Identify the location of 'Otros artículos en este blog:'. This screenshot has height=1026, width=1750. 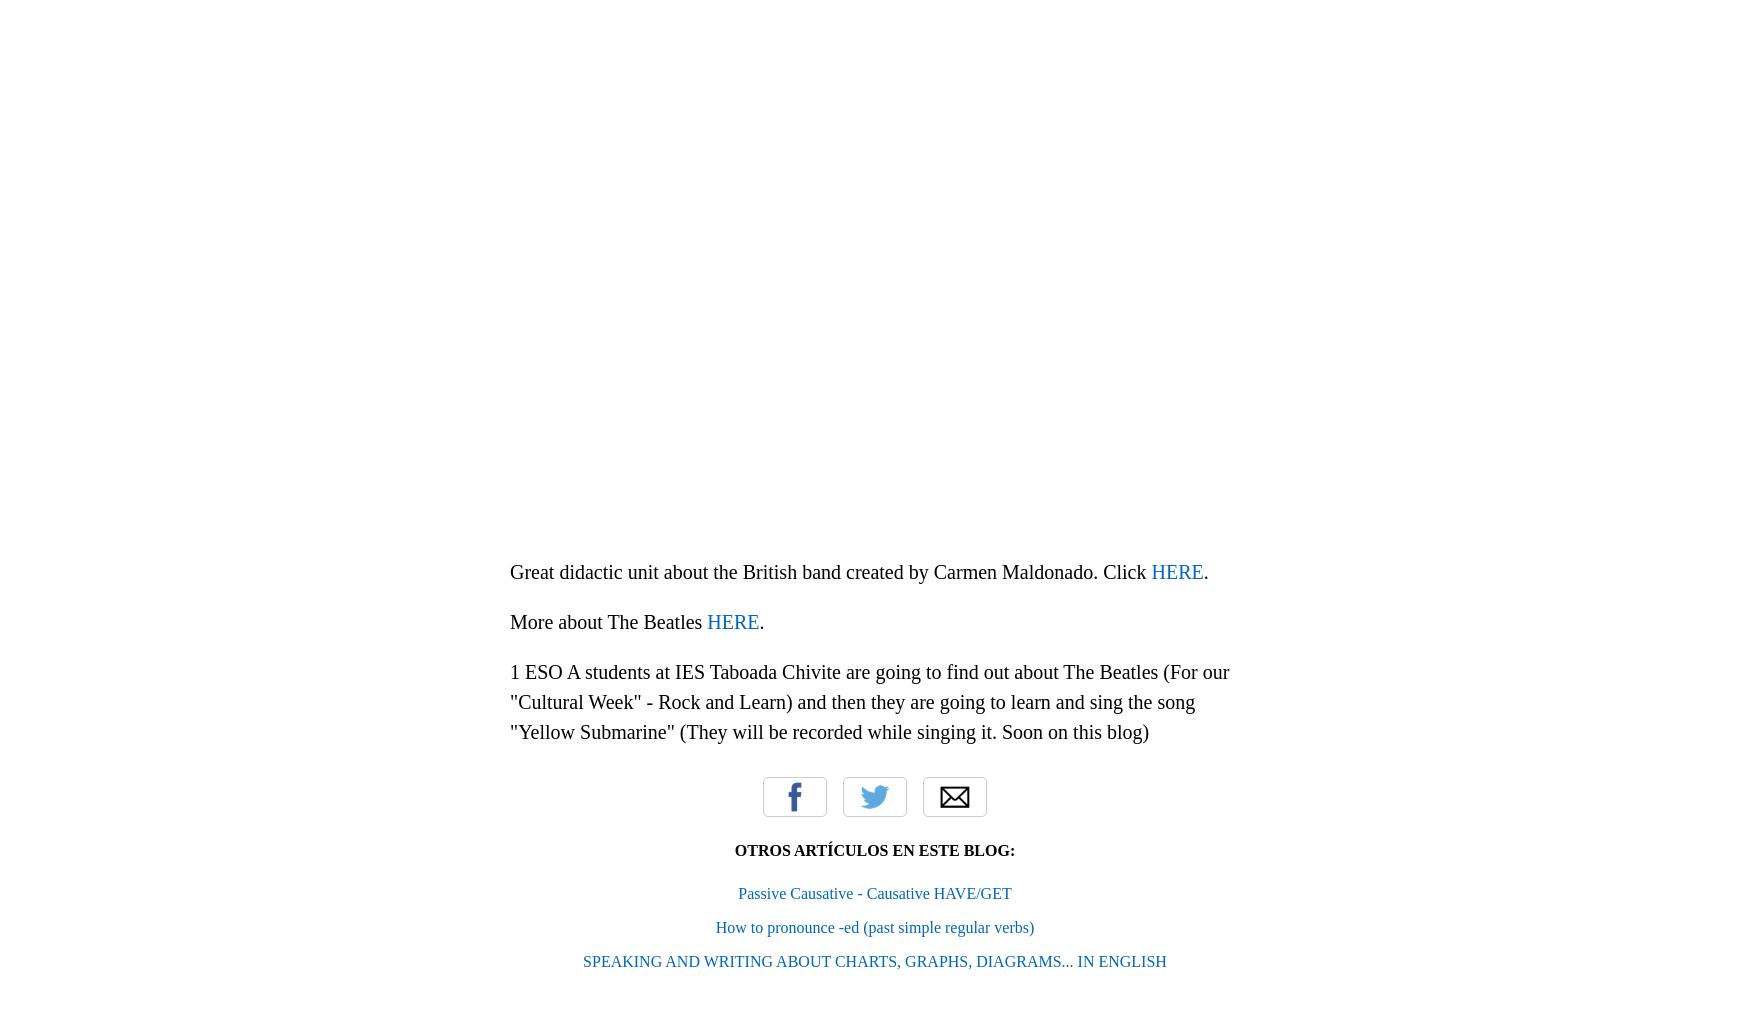
(874, 849).